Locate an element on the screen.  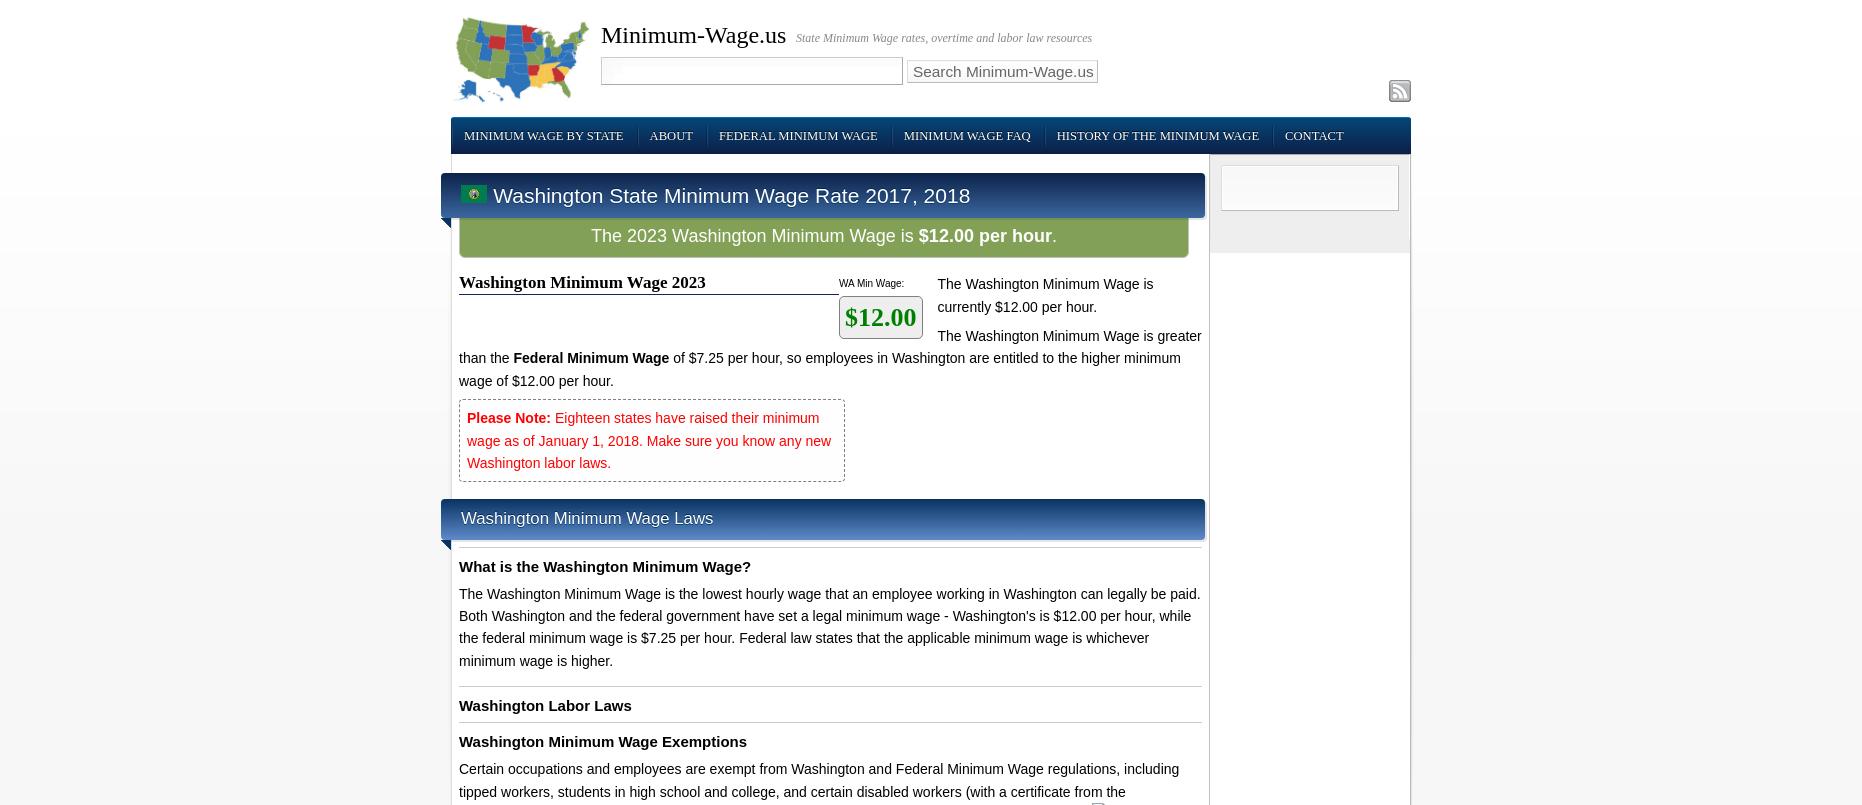
'Washington Minimum Wage 2023' is located at coordinates (581, 282).